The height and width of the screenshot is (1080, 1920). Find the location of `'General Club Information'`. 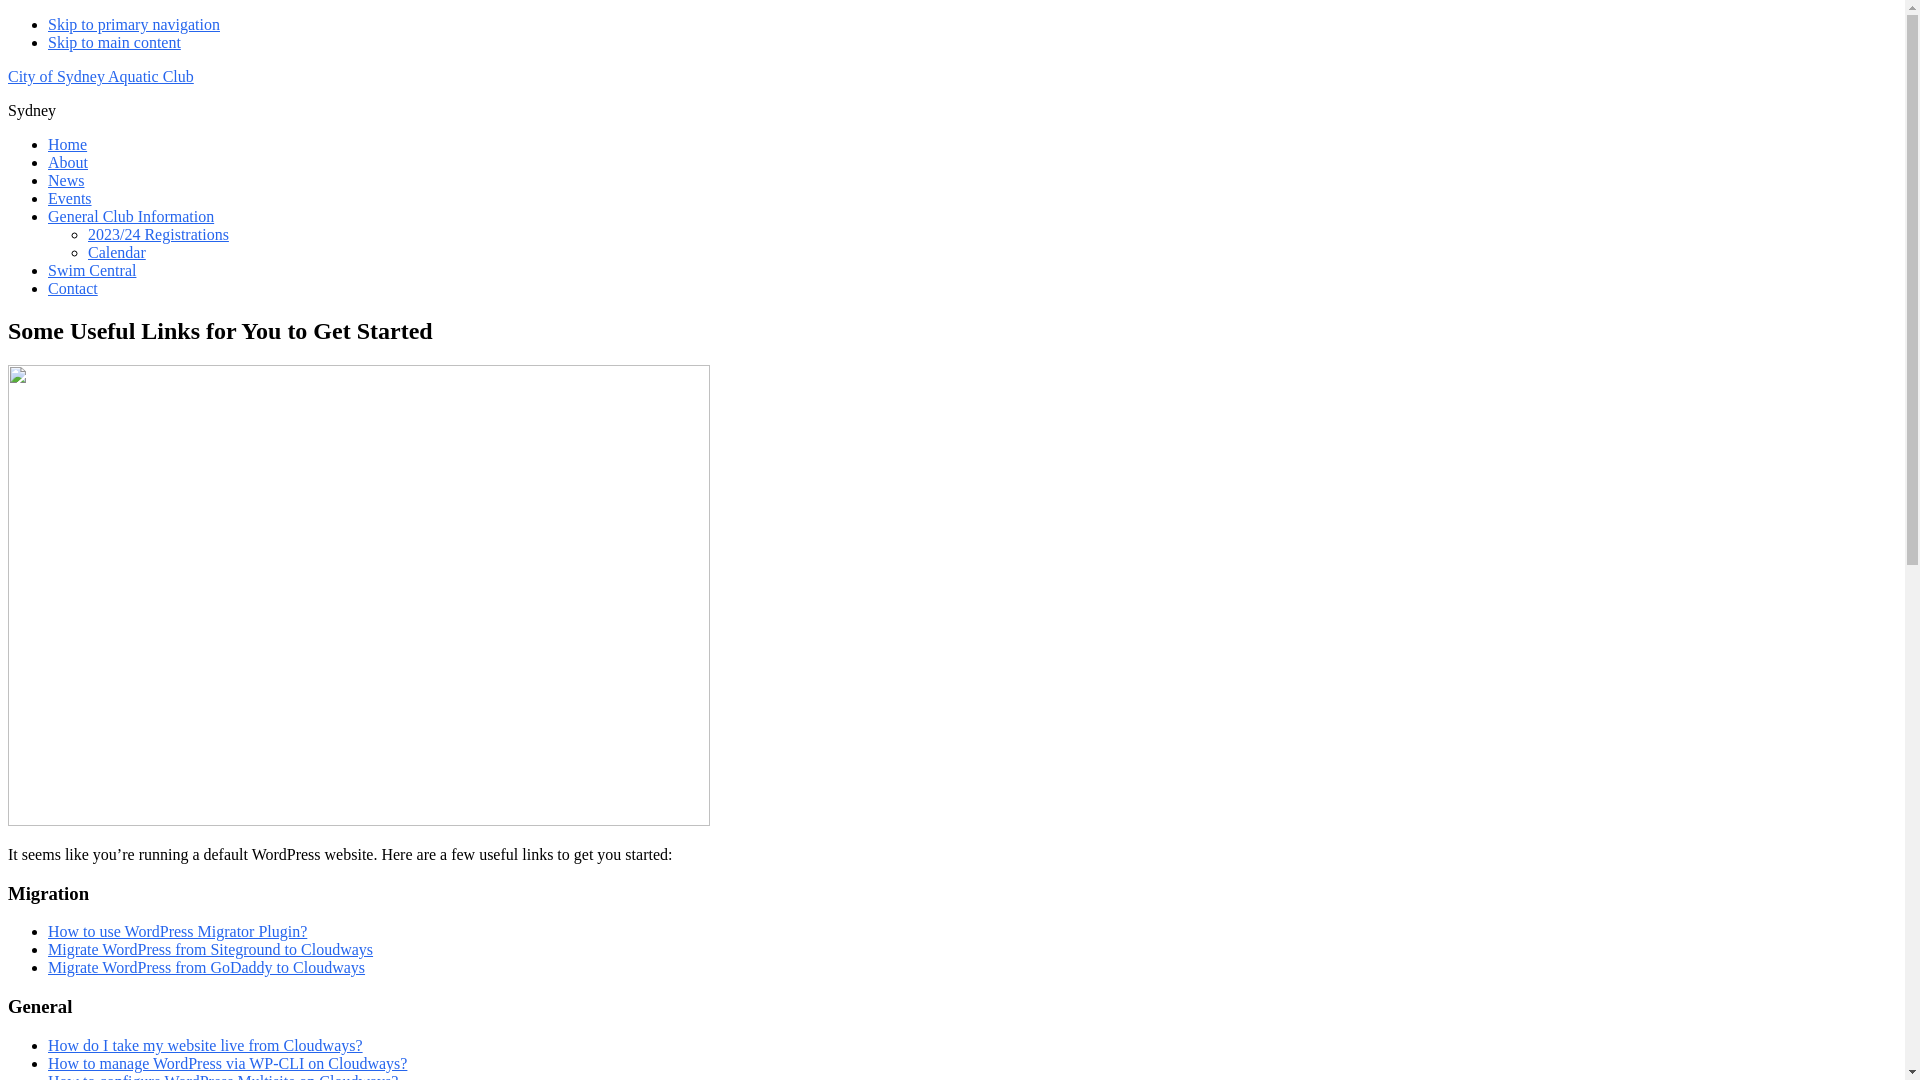

'General Club Information' is located at coordinates (129, 216).